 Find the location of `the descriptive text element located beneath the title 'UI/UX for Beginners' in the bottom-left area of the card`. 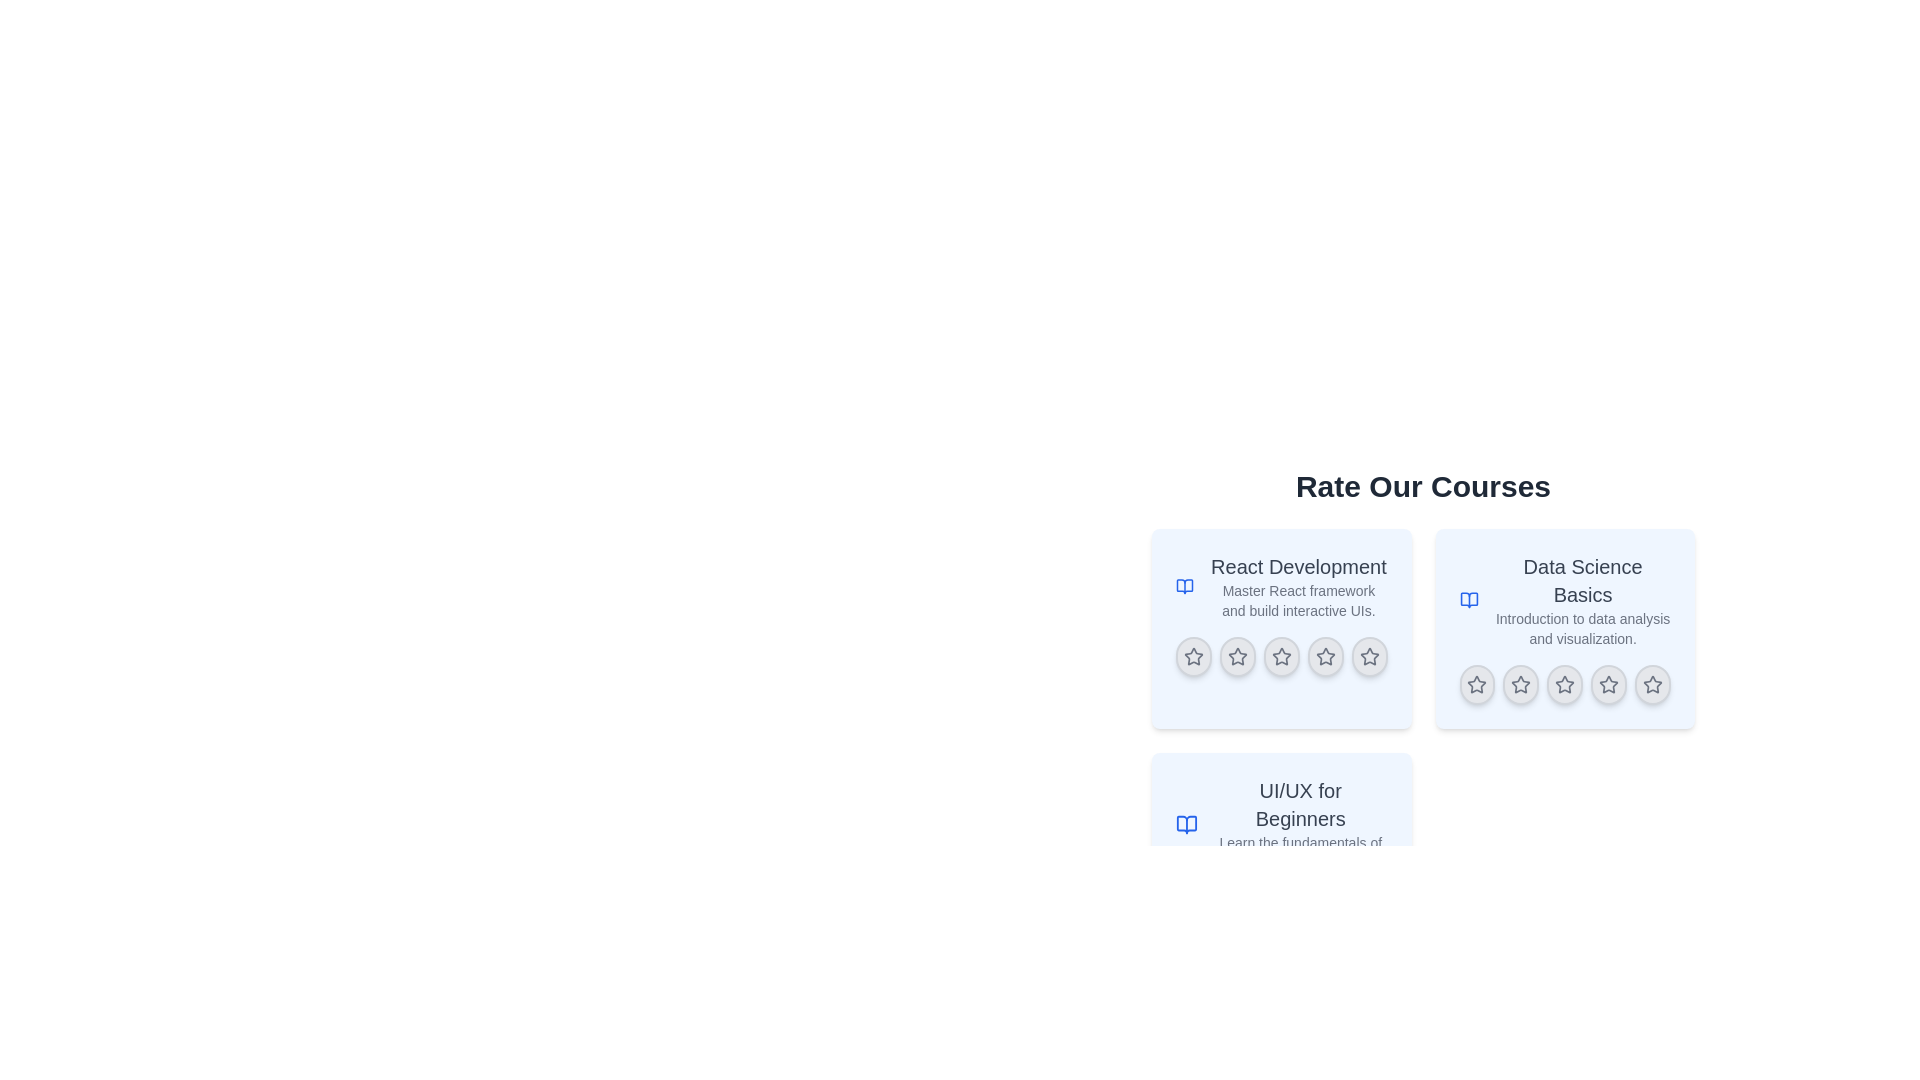

the descriptive text element located beneath the title 'UI/UX for Beginners' in the bottom-left area of the card is located at coordinates (1300, 852).